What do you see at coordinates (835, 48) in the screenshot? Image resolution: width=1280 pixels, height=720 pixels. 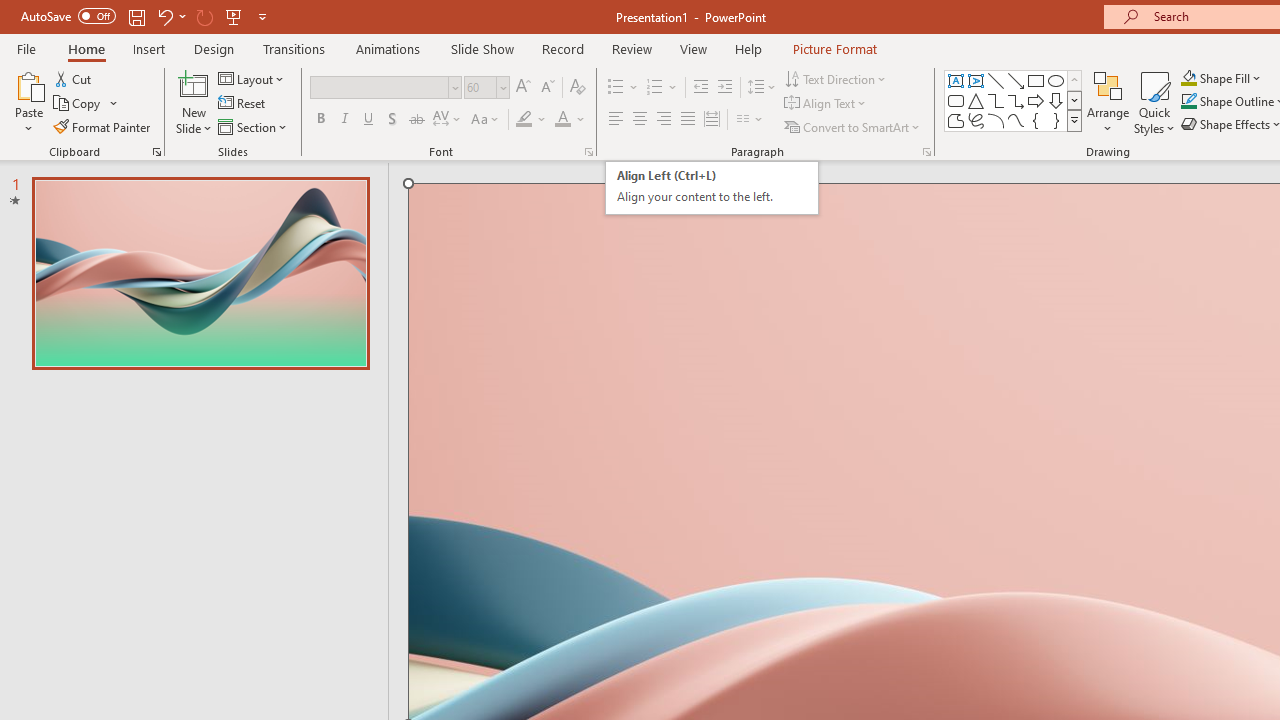 I see `'Picture Format'` at bounding box center [835, 48].